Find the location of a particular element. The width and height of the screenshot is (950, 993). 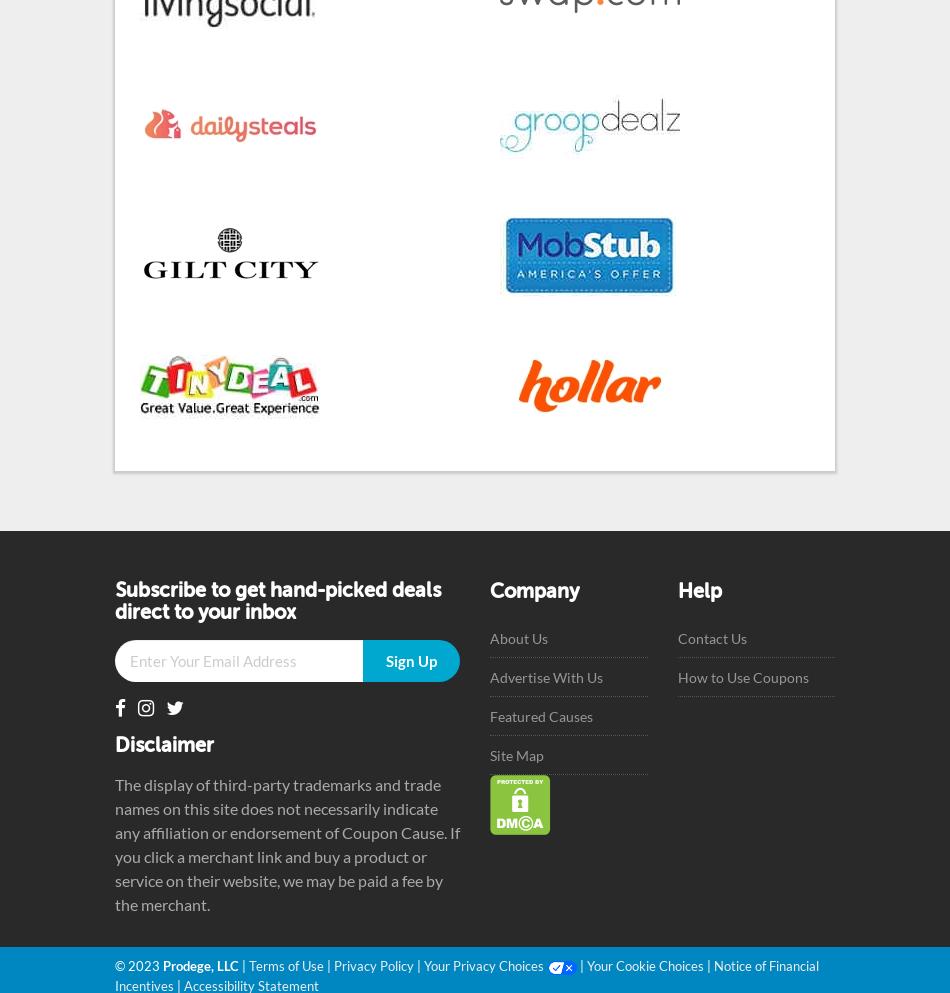

'The display of third-party trademarks and trade names on this site does not necessarily indicate any affiliation or endorsement of Coupon Cause. If you click a merchant link and buy a product or service on their website, we may be paid a fee by the merchant.' is located at coordinates (286, 843).